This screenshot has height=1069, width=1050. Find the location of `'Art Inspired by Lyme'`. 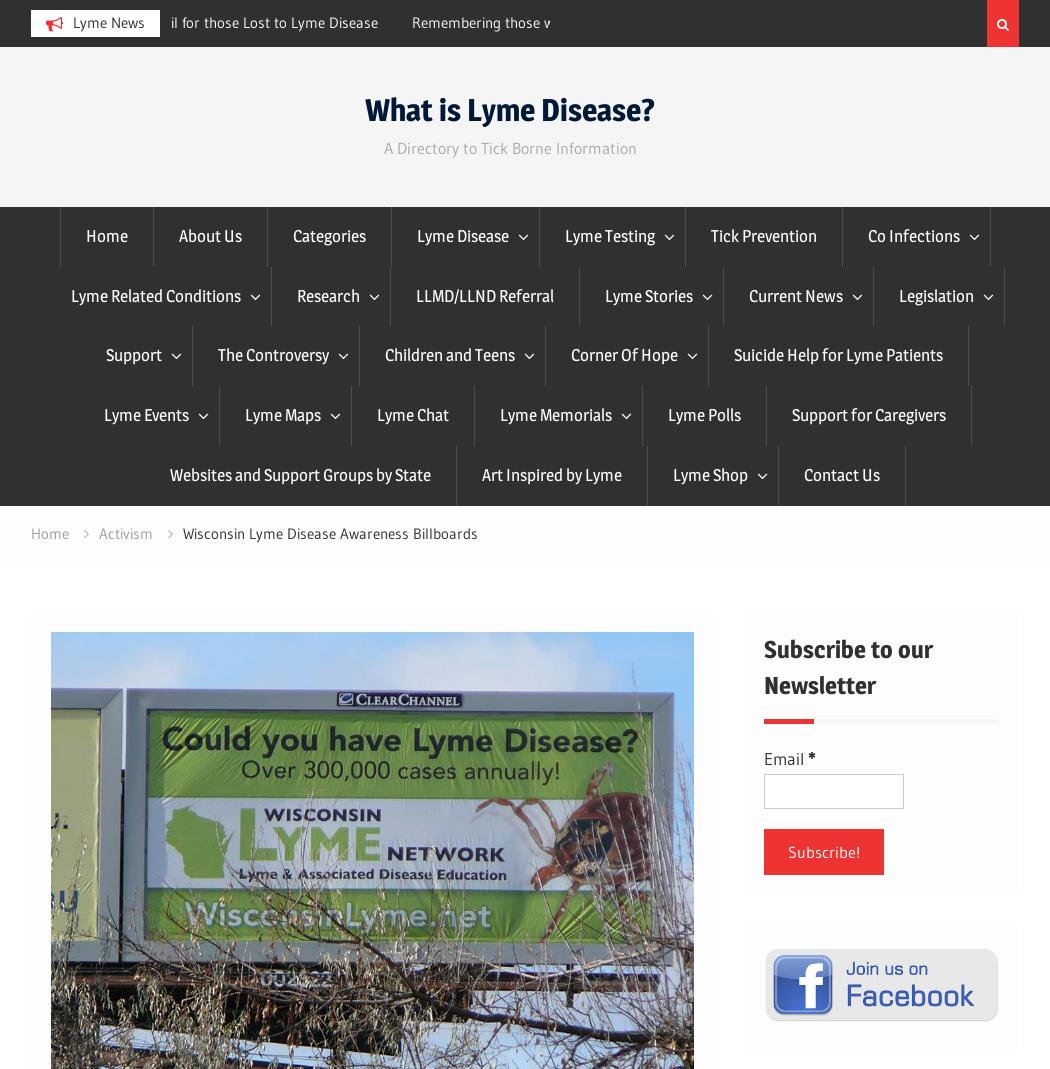

'Art Inspired by Lyme' is located at coordinates (551, 472).